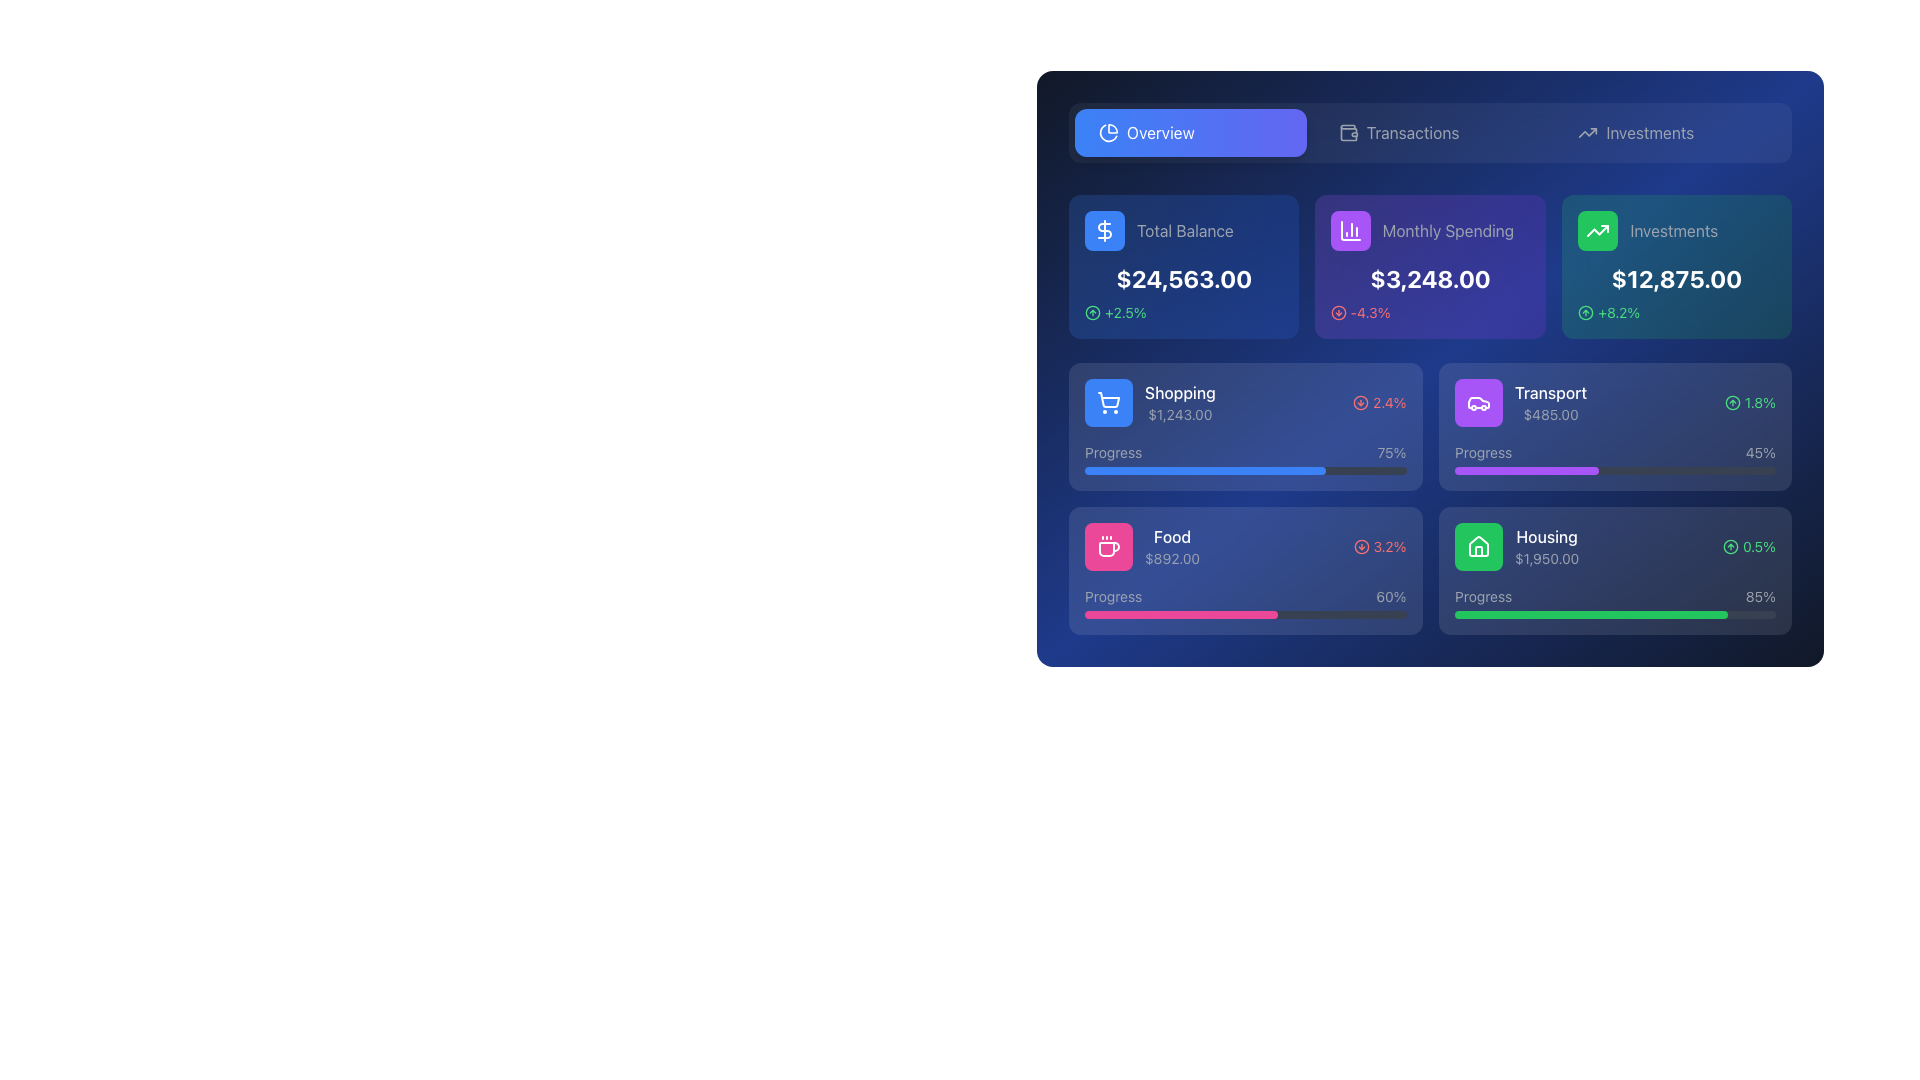  I want to click on the text label indicating investment-related information, located in the top right corner of the card, above the investment value and percentage, and to the right of the green square with an arrow symbol, so click(1676, 230).